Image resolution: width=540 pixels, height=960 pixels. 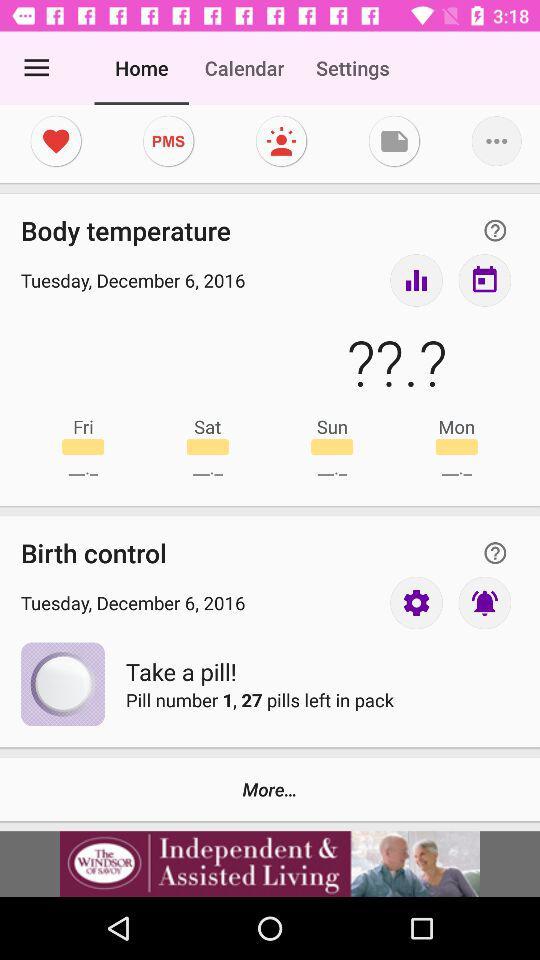 What do you see at coordinates (483, 279) in the screenshot?
I see `inbox button` at bounding box center [483, 279].